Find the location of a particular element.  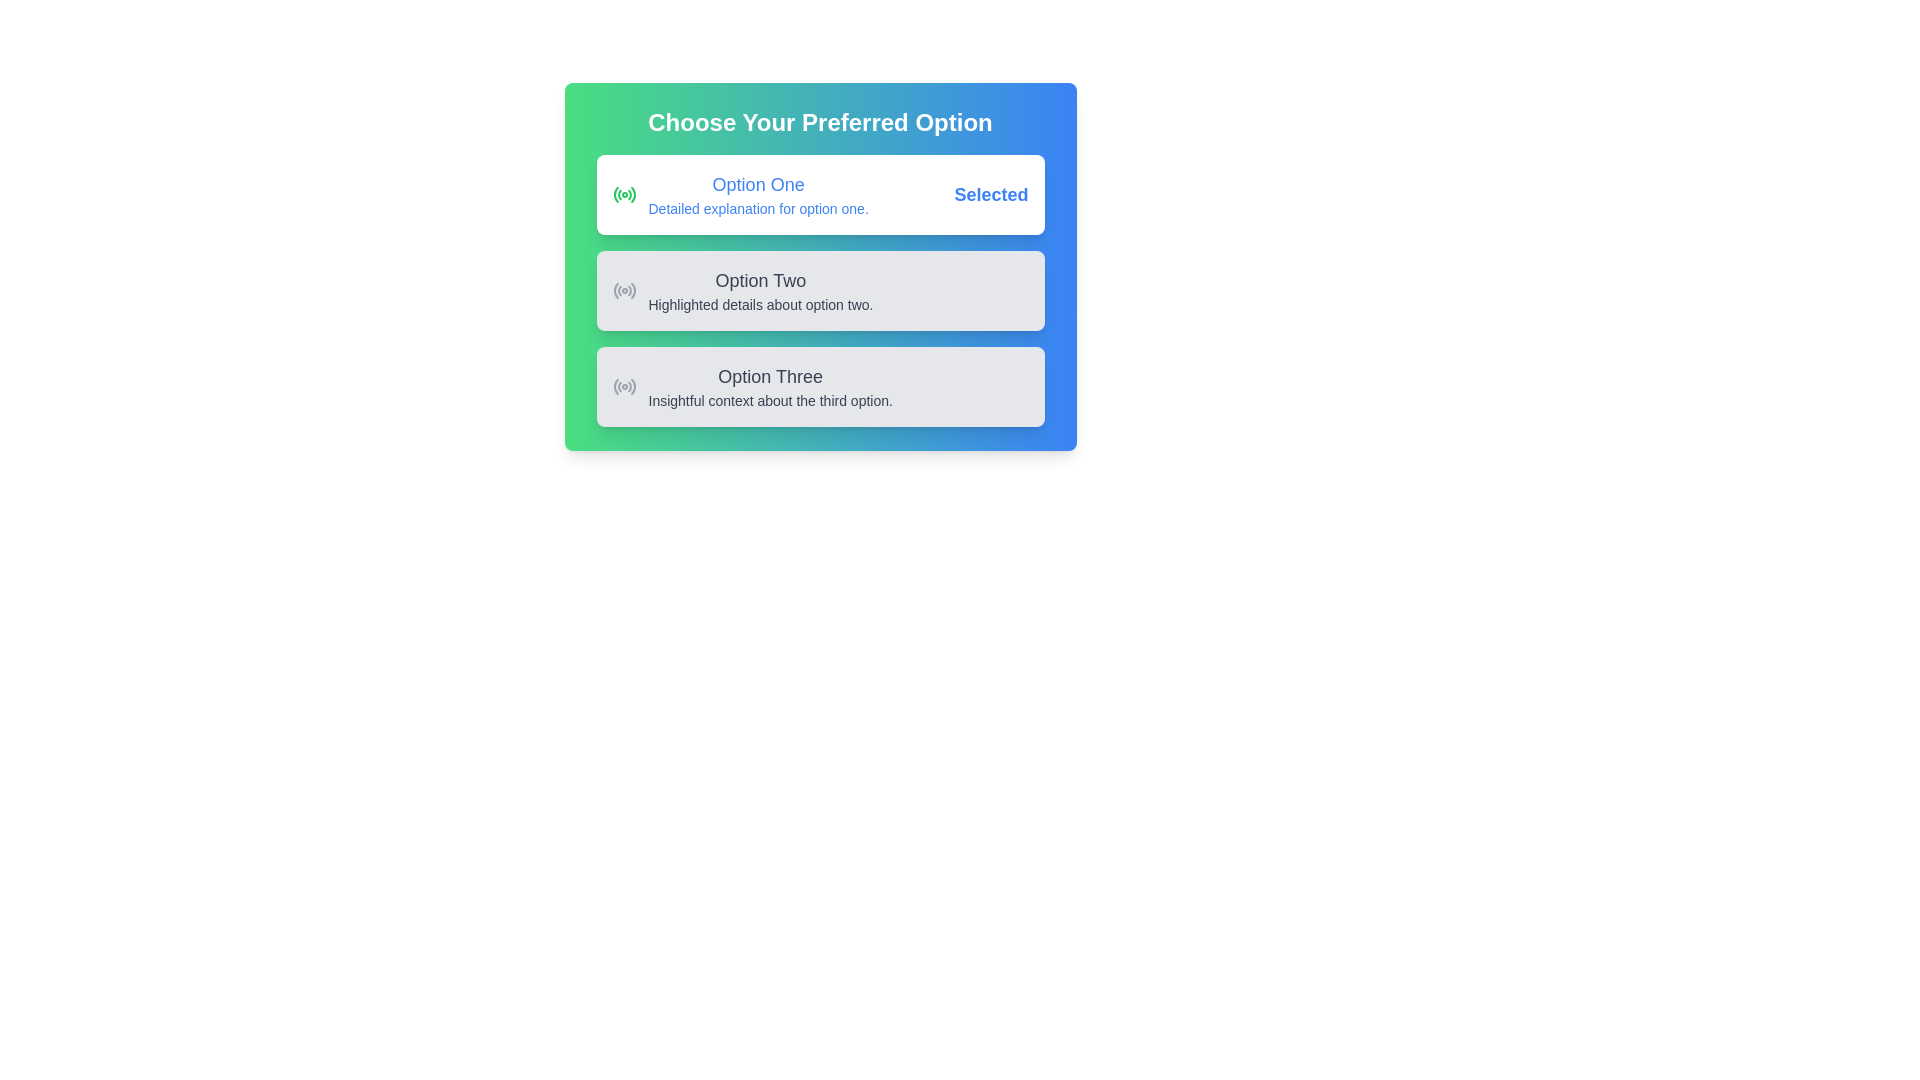

the button labeled 'Option Two' which features a light gray background, rounded corners, and contains a heading and secondary text is located at coordinates (820, 290).